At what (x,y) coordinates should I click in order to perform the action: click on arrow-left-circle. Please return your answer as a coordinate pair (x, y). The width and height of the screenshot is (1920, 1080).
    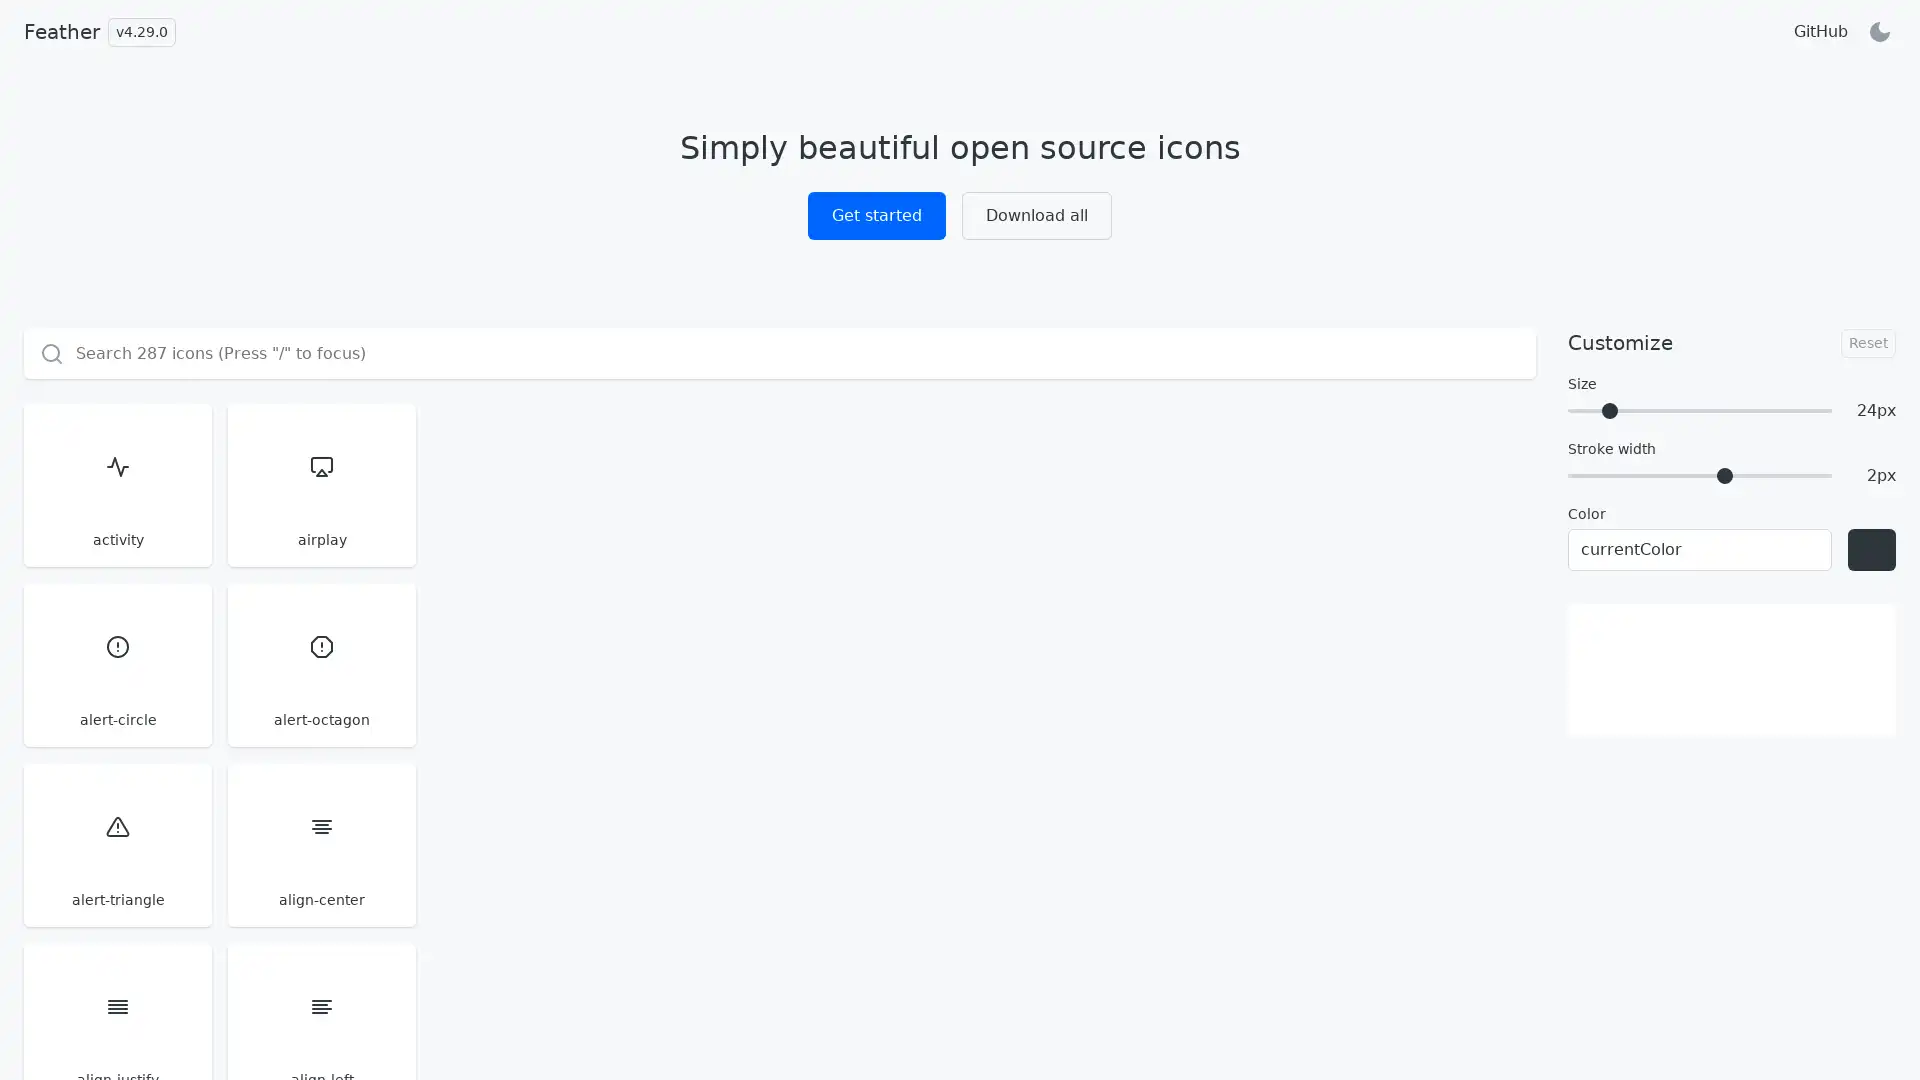
    Looking at the image, I should click on (1289, 664).